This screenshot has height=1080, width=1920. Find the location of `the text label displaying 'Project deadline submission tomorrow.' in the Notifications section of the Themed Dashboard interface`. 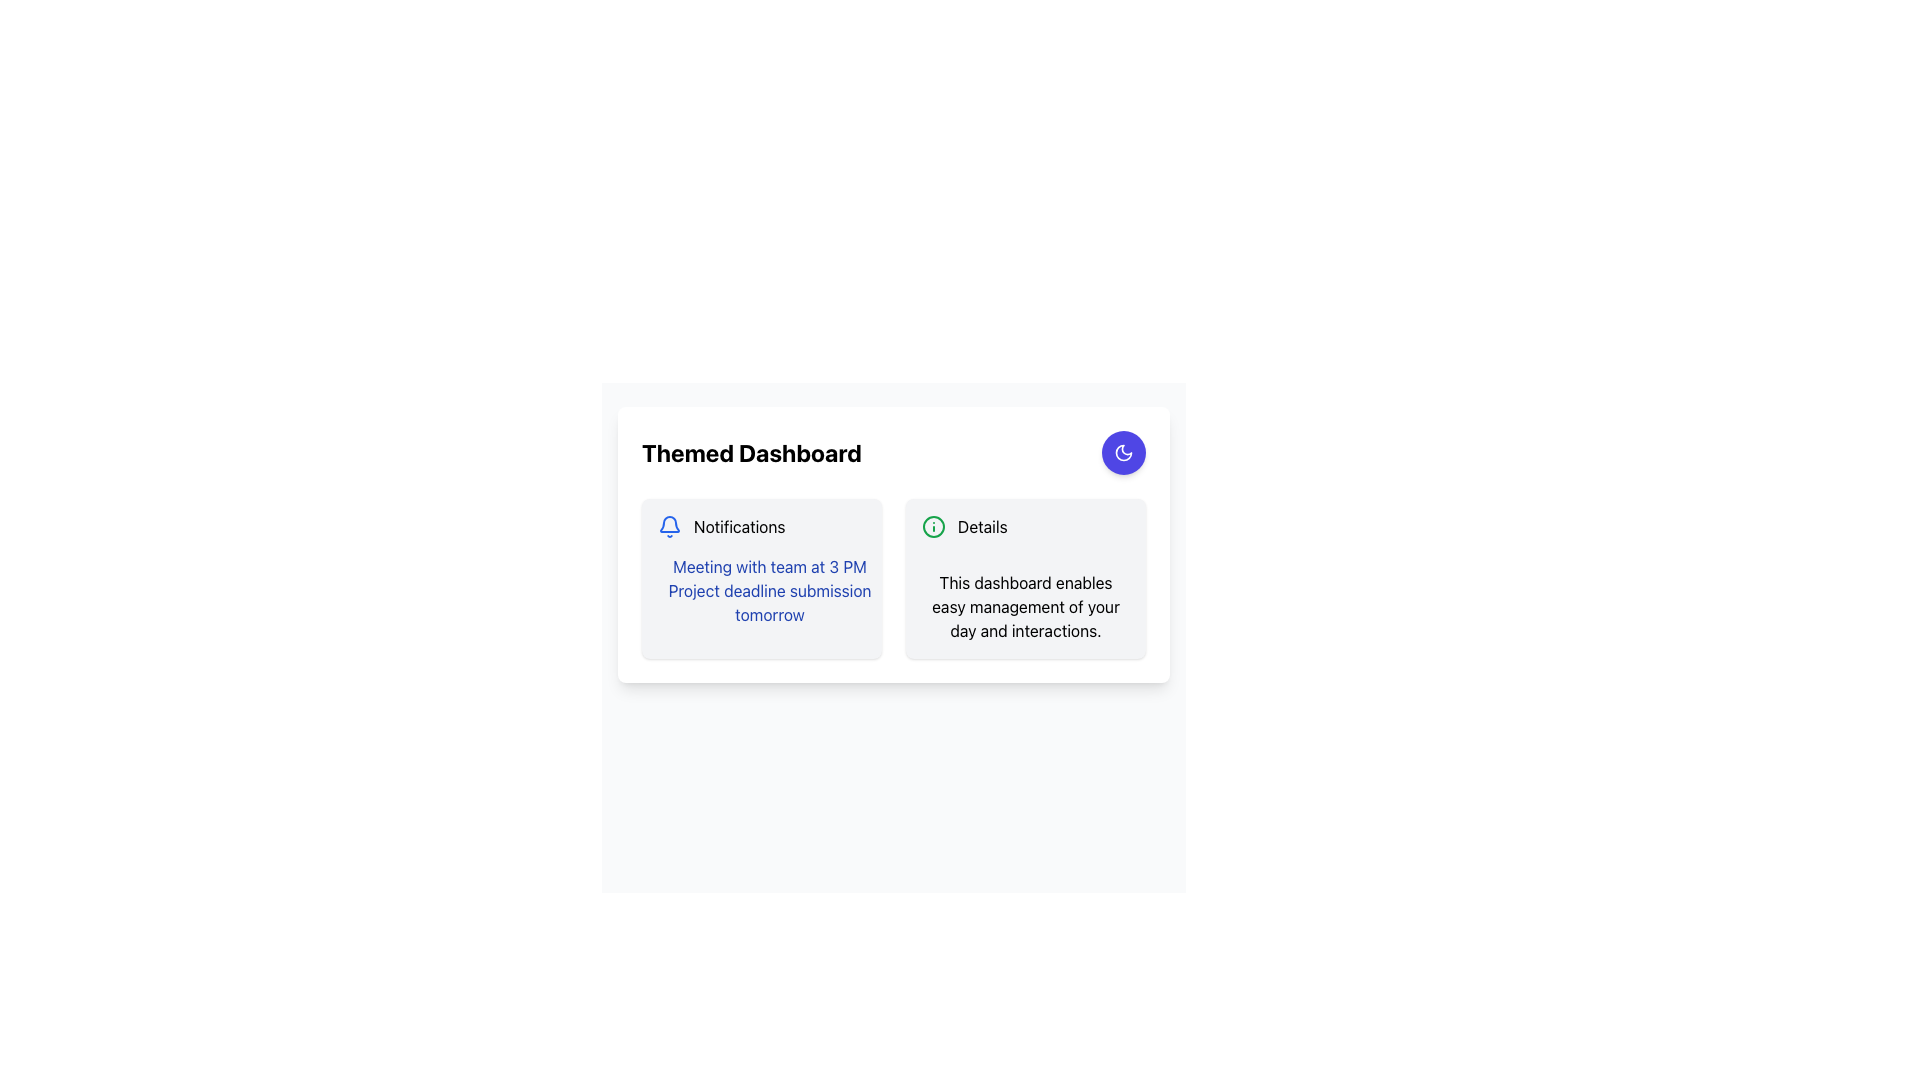

the text label displaying 'Project deadline submission tomorrow.' in the Notifications section of the Themed Dashboard interface is located at coordinates (768, 601).